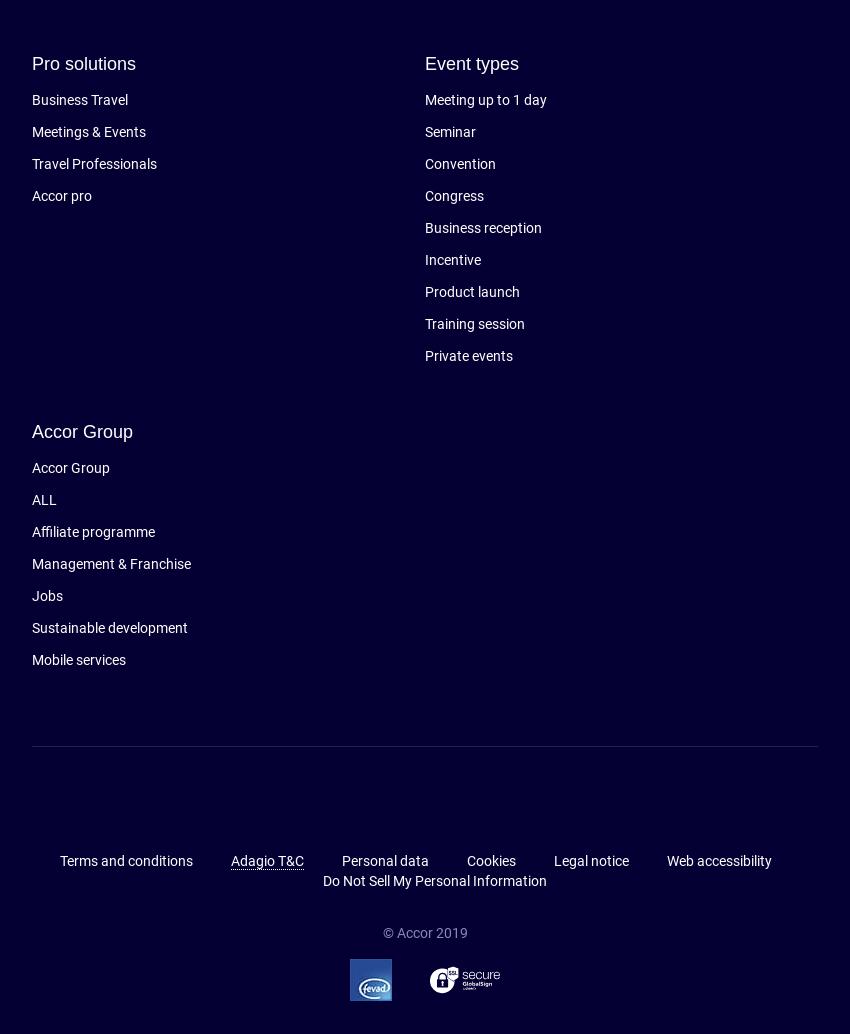 This screenshot has height=1034, width=850. What do you see at coordinates (110, 564) in the screenshot?
I see `'Management & Franchise'` at bounding box center [110, 564].